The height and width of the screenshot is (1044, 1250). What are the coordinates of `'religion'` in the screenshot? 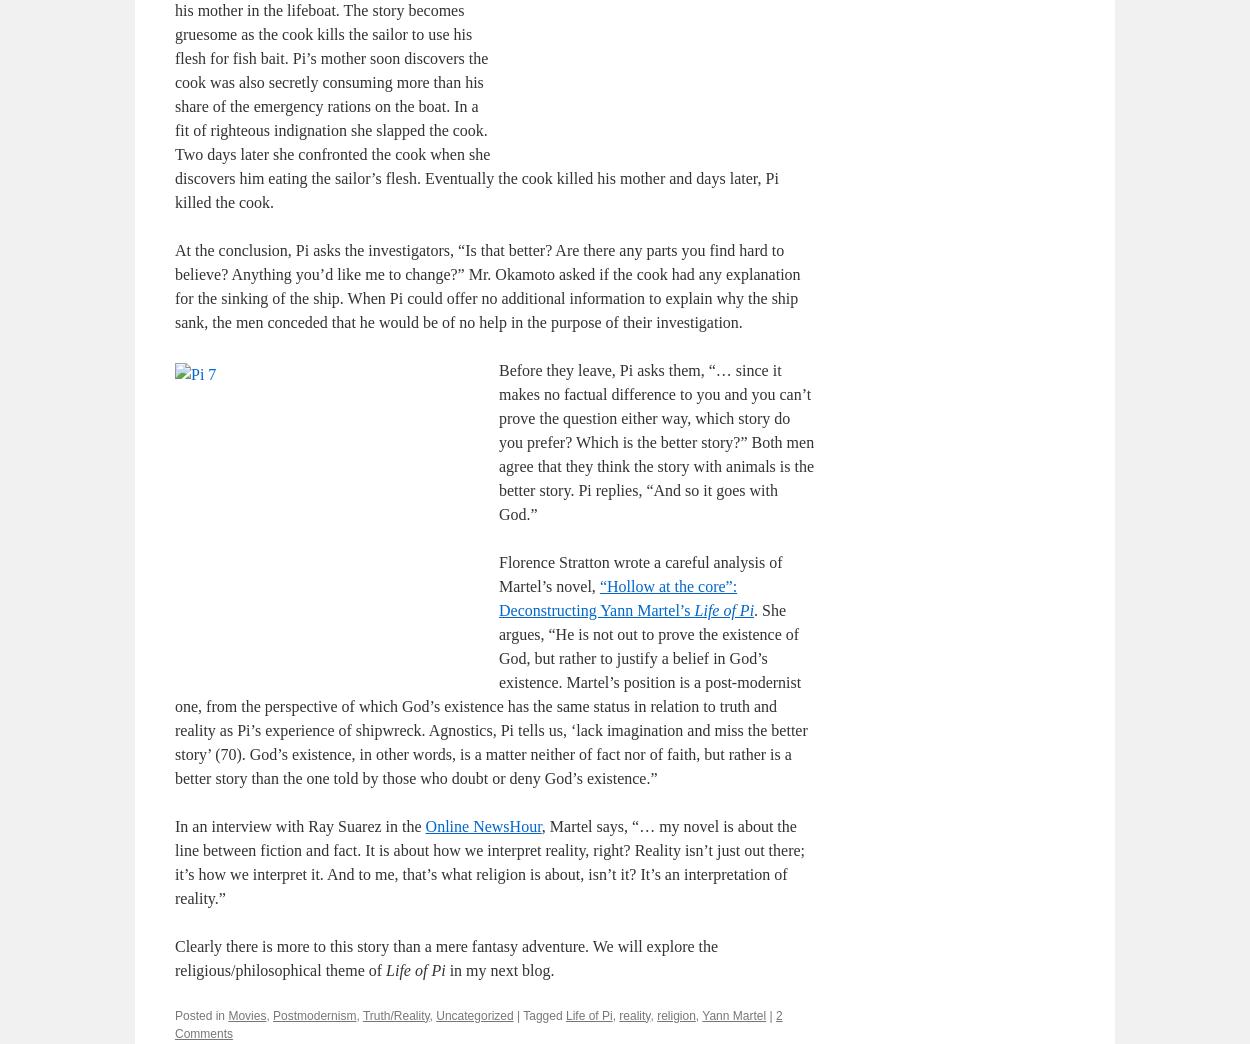 It's located at (675, 1014).